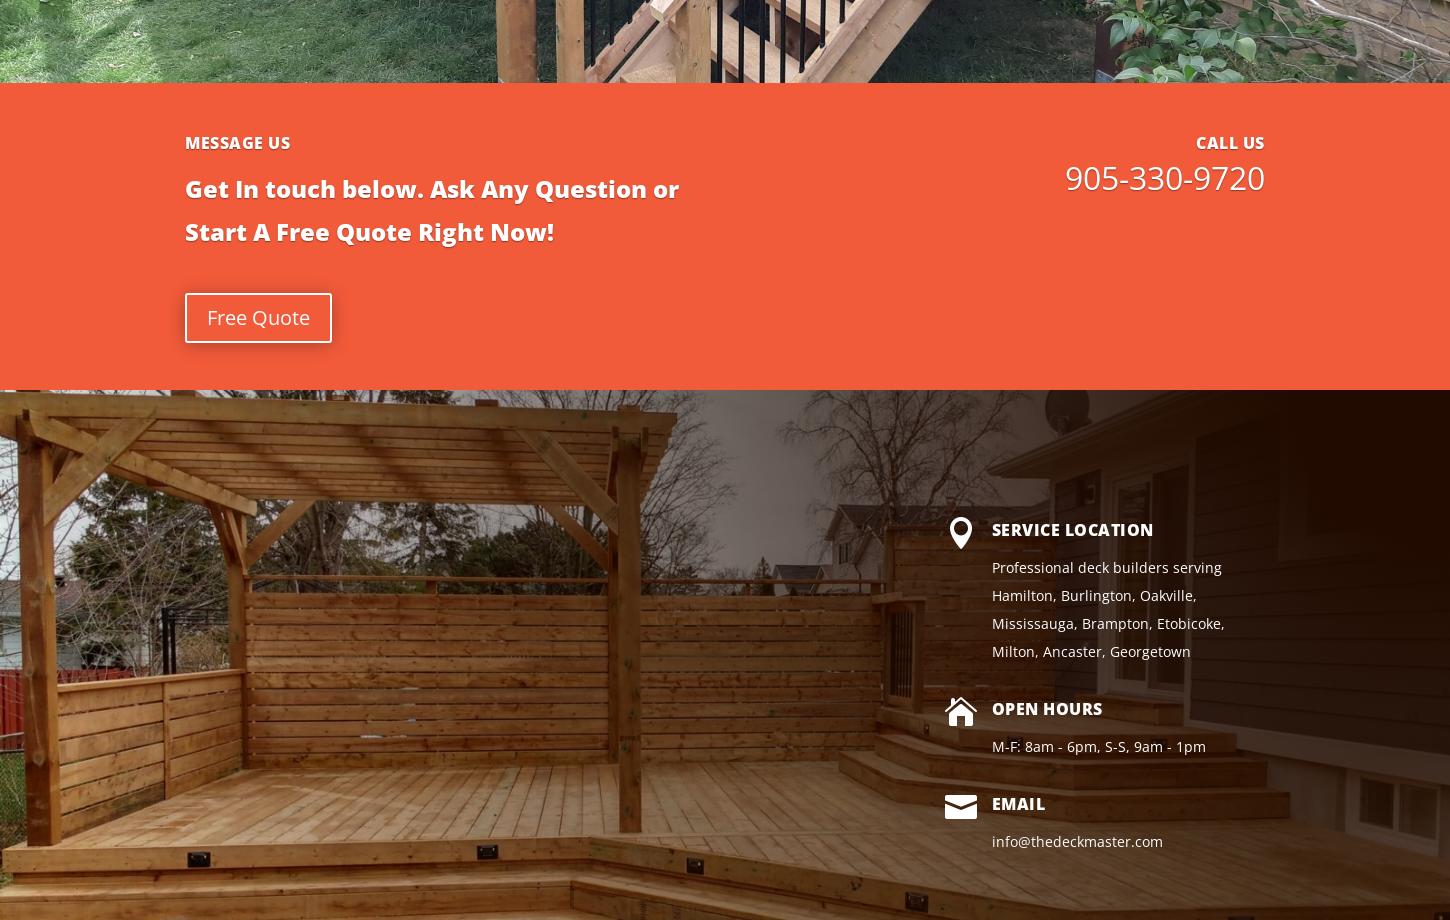  I want to click on '905-330-9720', so click(1163, 176).